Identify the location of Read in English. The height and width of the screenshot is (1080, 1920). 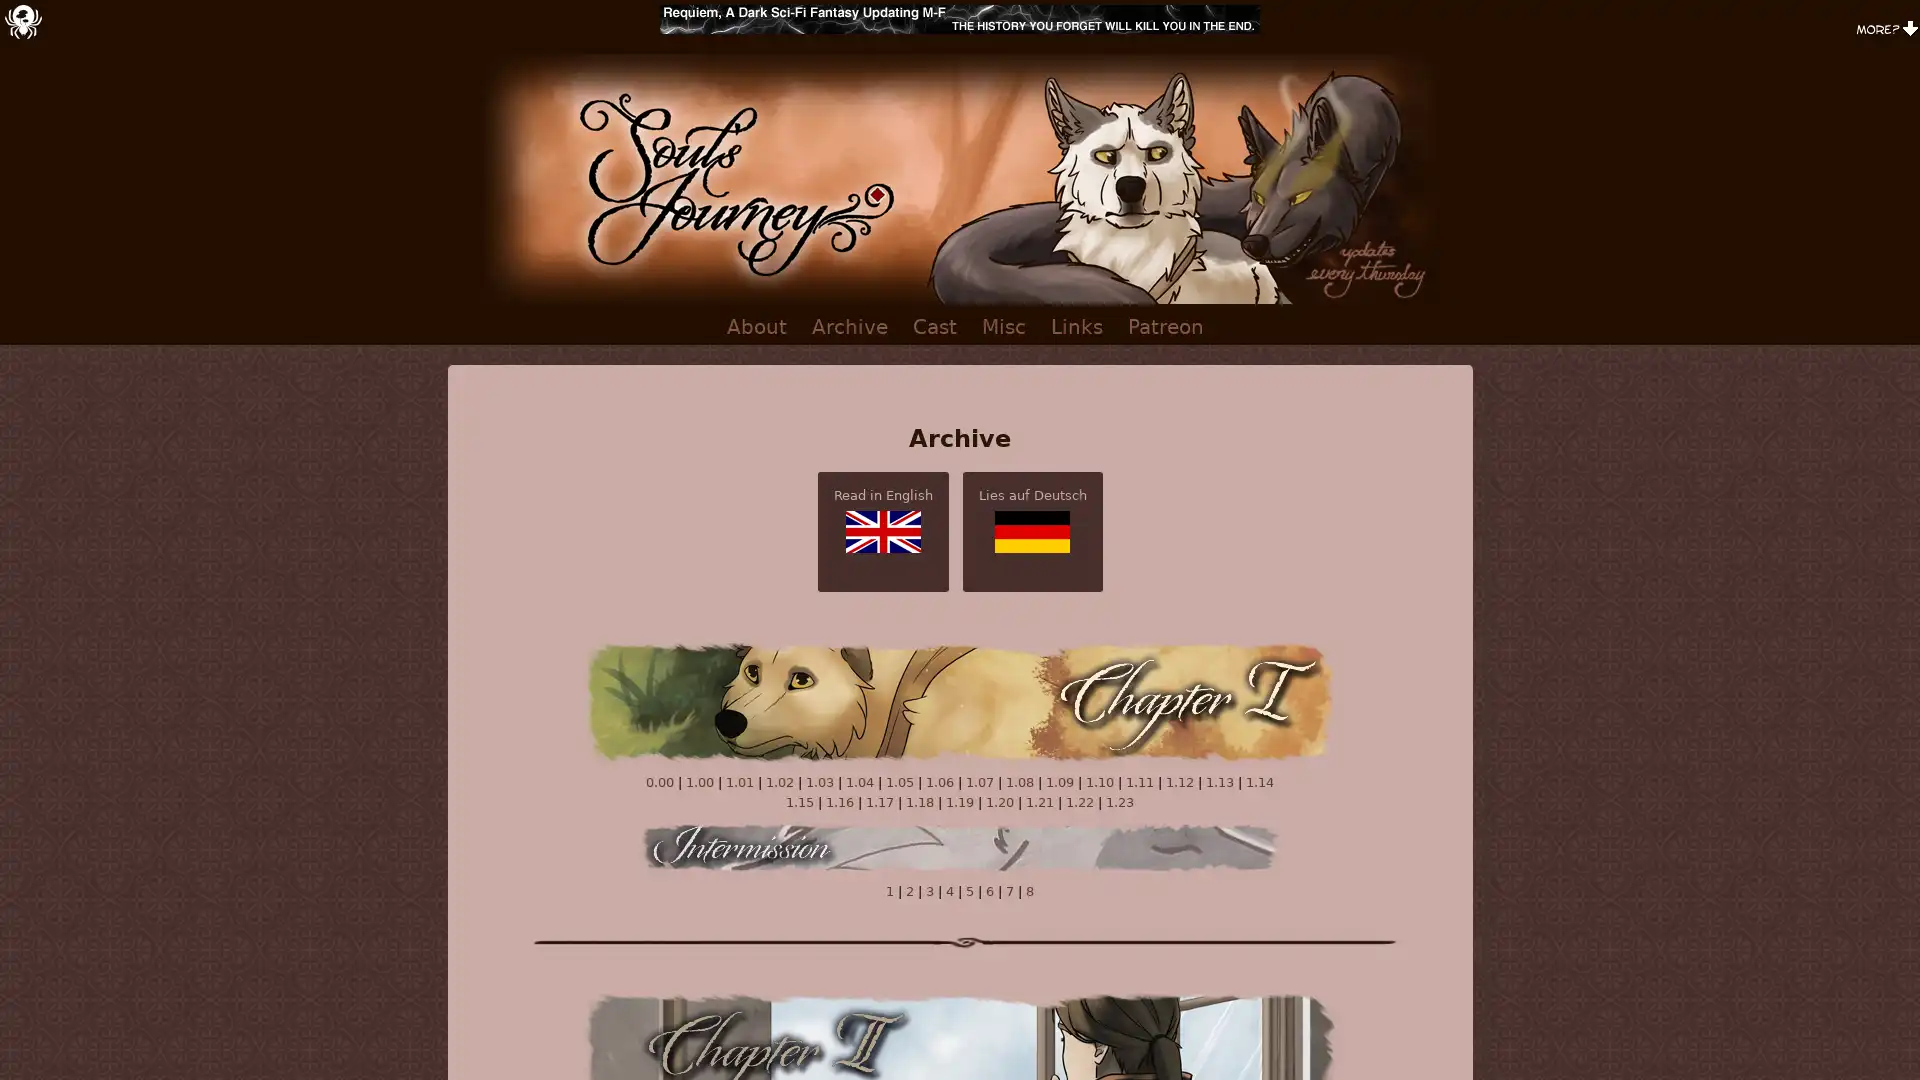
(881, 530).